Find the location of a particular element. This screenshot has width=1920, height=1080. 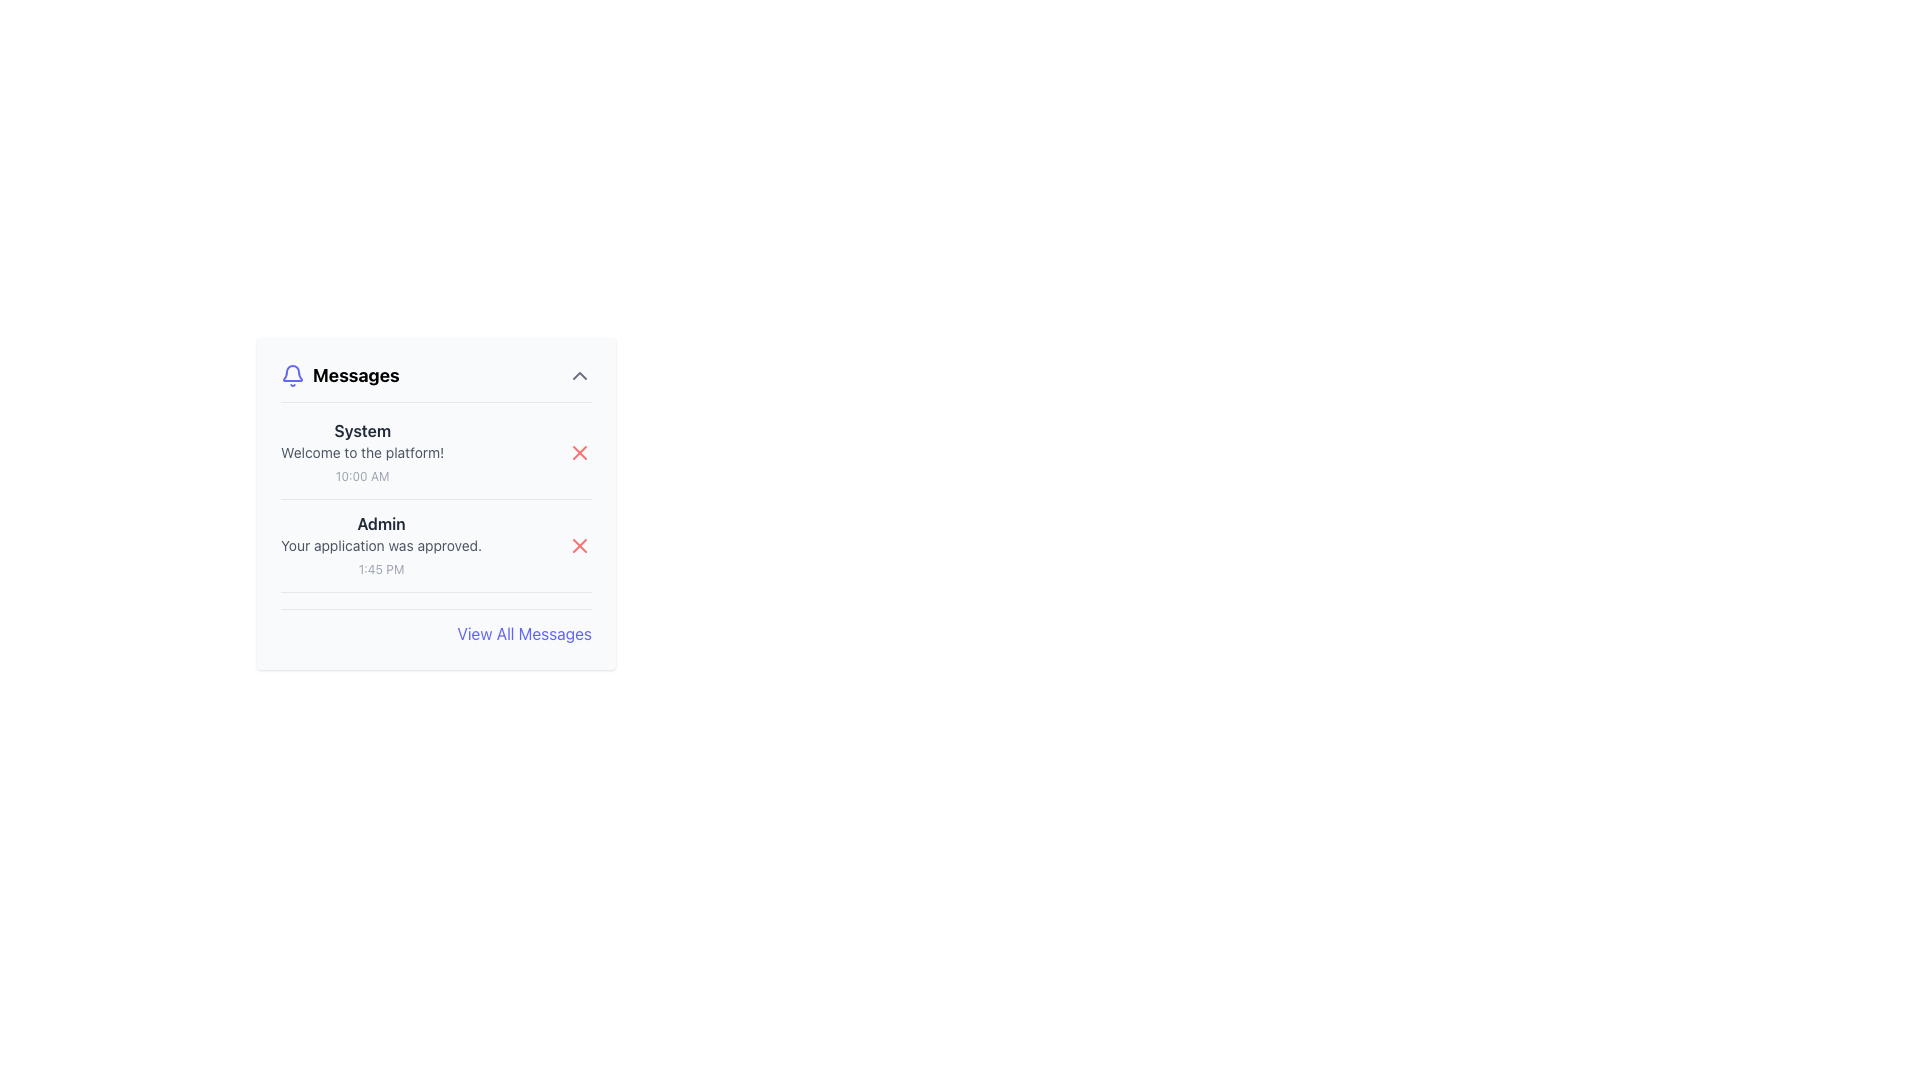

the decorative notification bell icon located in the top-left corner of the 'Messages' section is located at coordinates (291, 373).